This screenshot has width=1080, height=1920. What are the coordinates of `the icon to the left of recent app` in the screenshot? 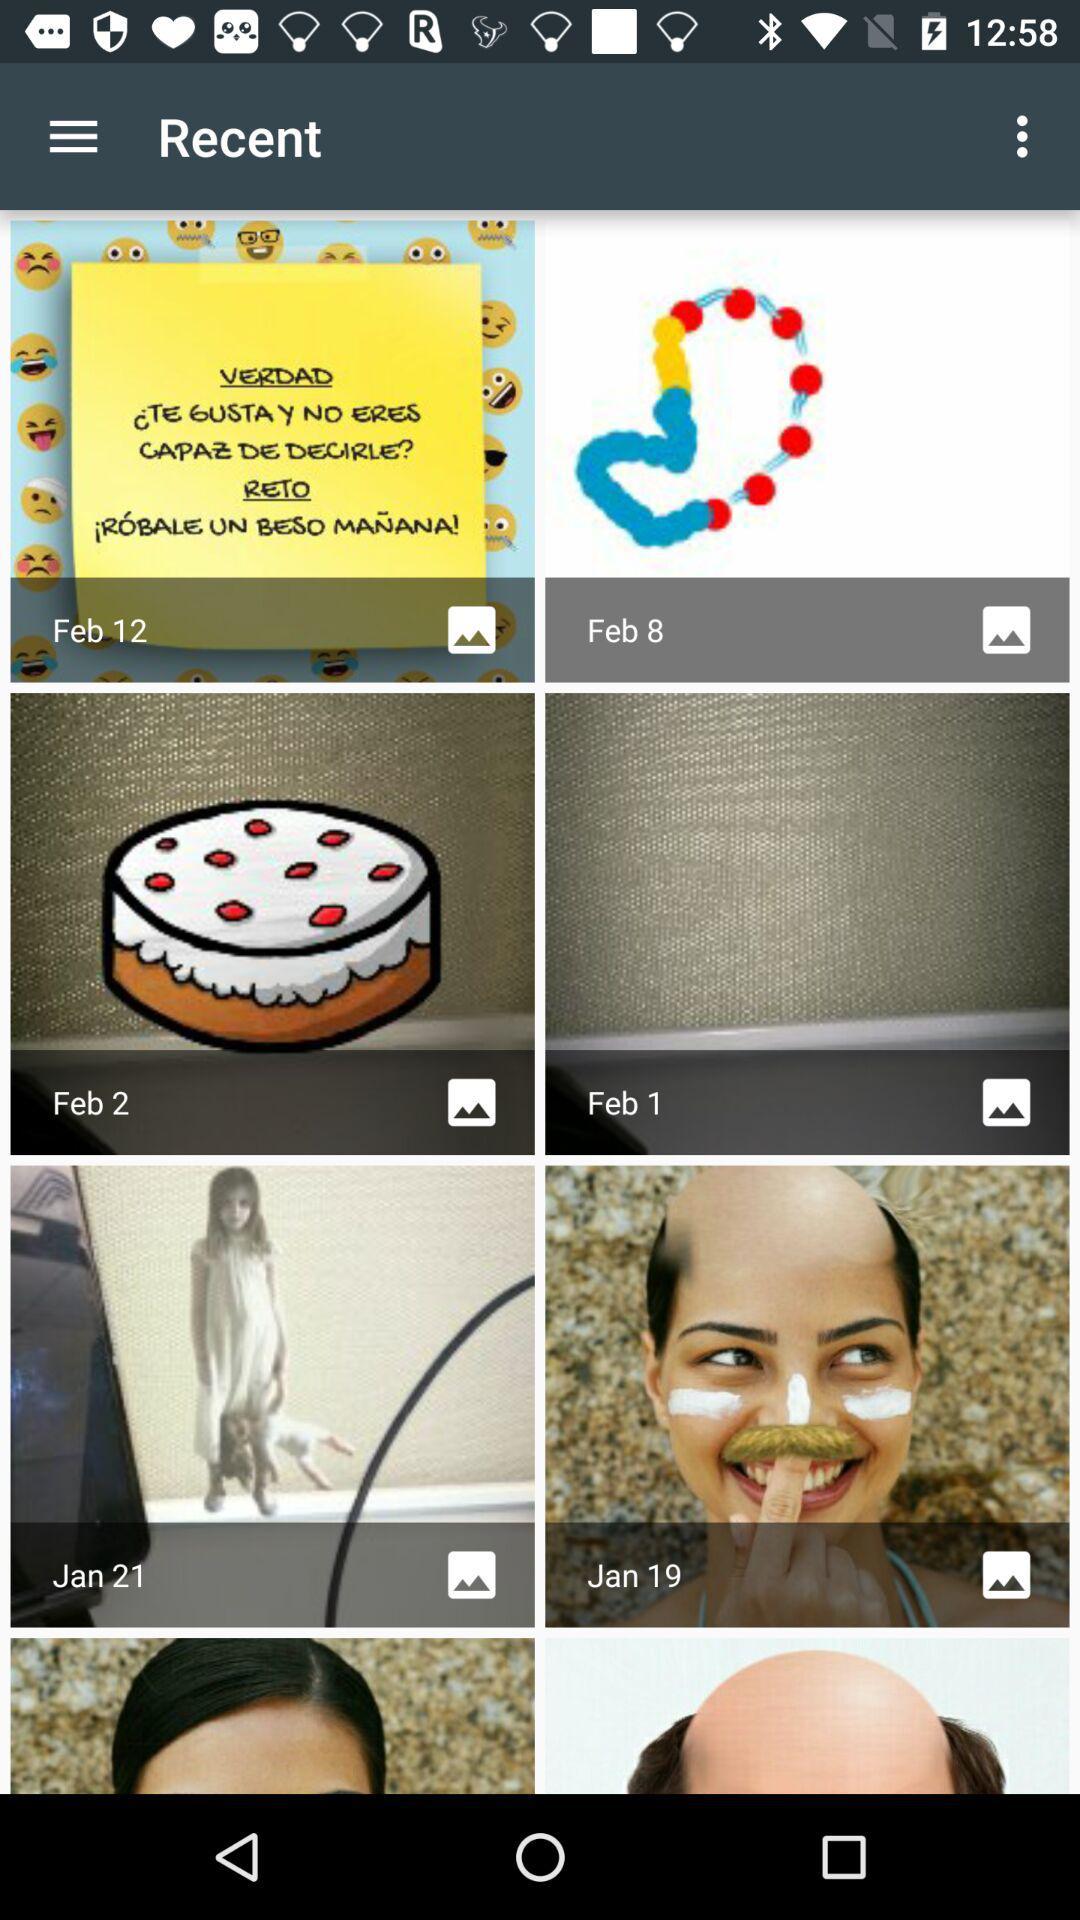 It's located at (72, 135).